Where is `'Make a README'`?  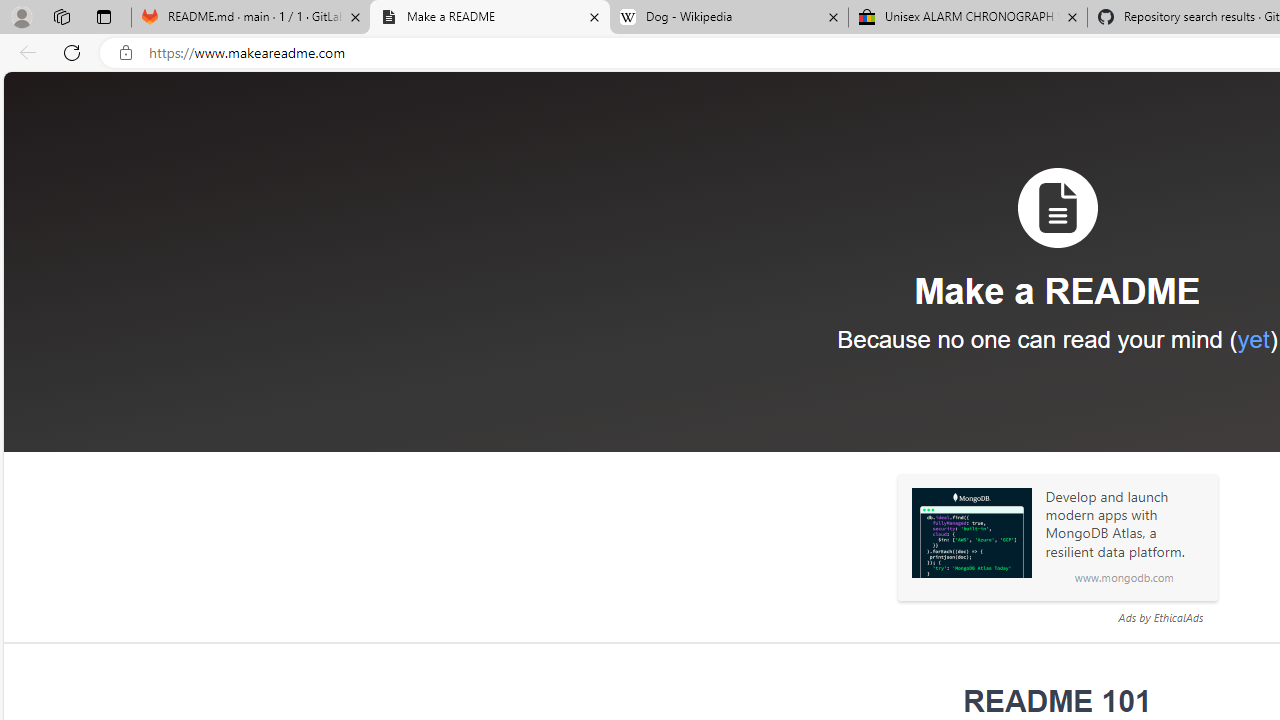
'Make a README' is located at coordinates (490, 17).